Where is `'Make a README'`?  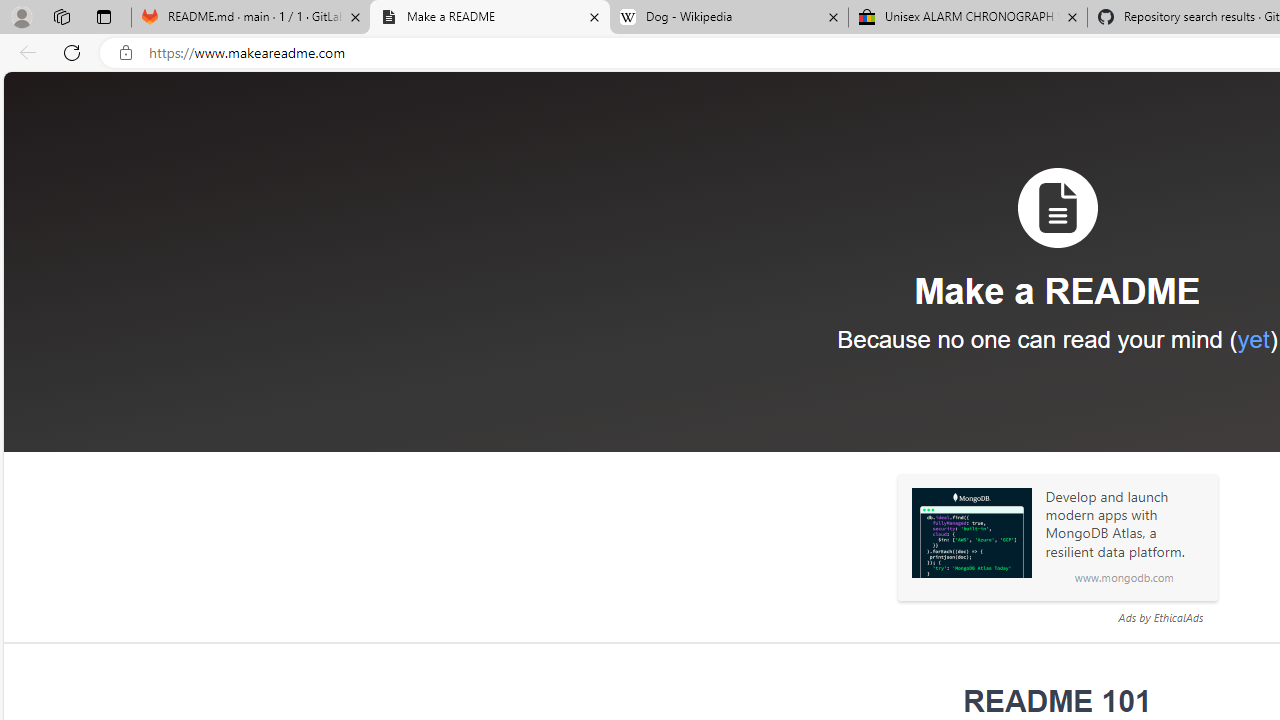
'Make a README' is located at coordinates (490, 17).